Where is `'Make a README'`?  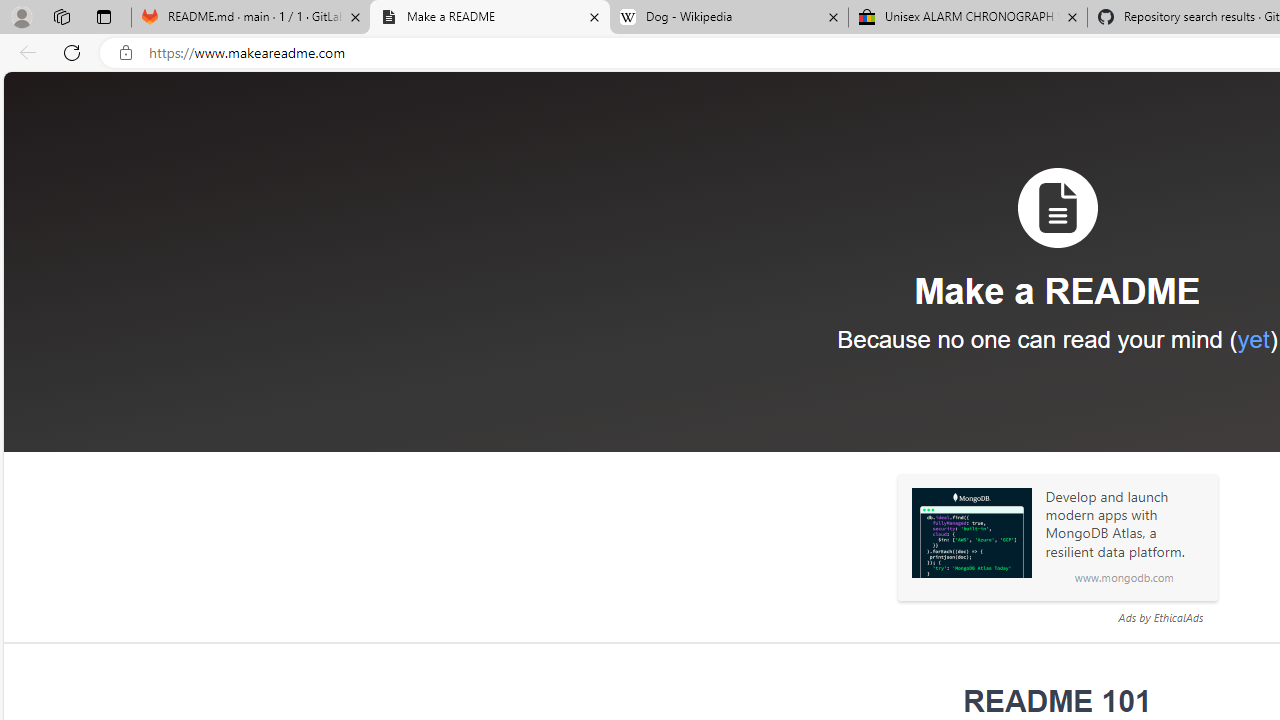
'Make a README' is located at coordinates (490, 17).